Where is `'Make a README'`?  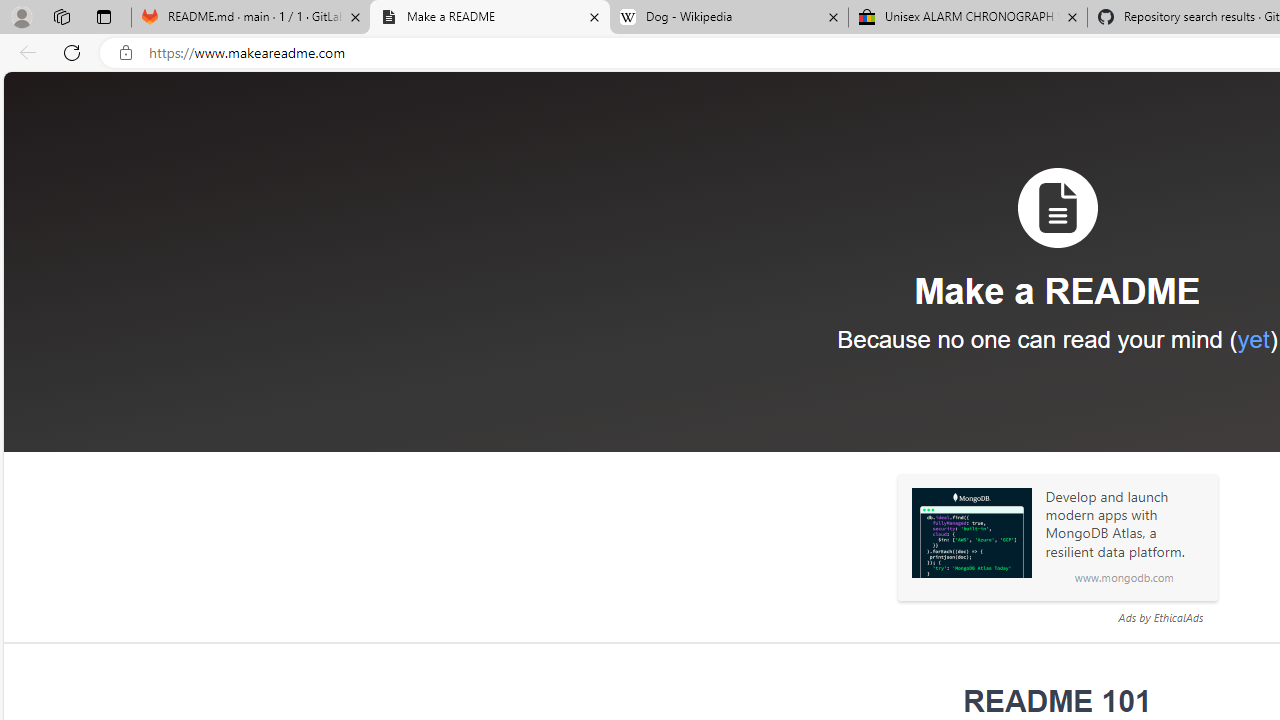
'Make a README' is located at coordinates (490, 17).